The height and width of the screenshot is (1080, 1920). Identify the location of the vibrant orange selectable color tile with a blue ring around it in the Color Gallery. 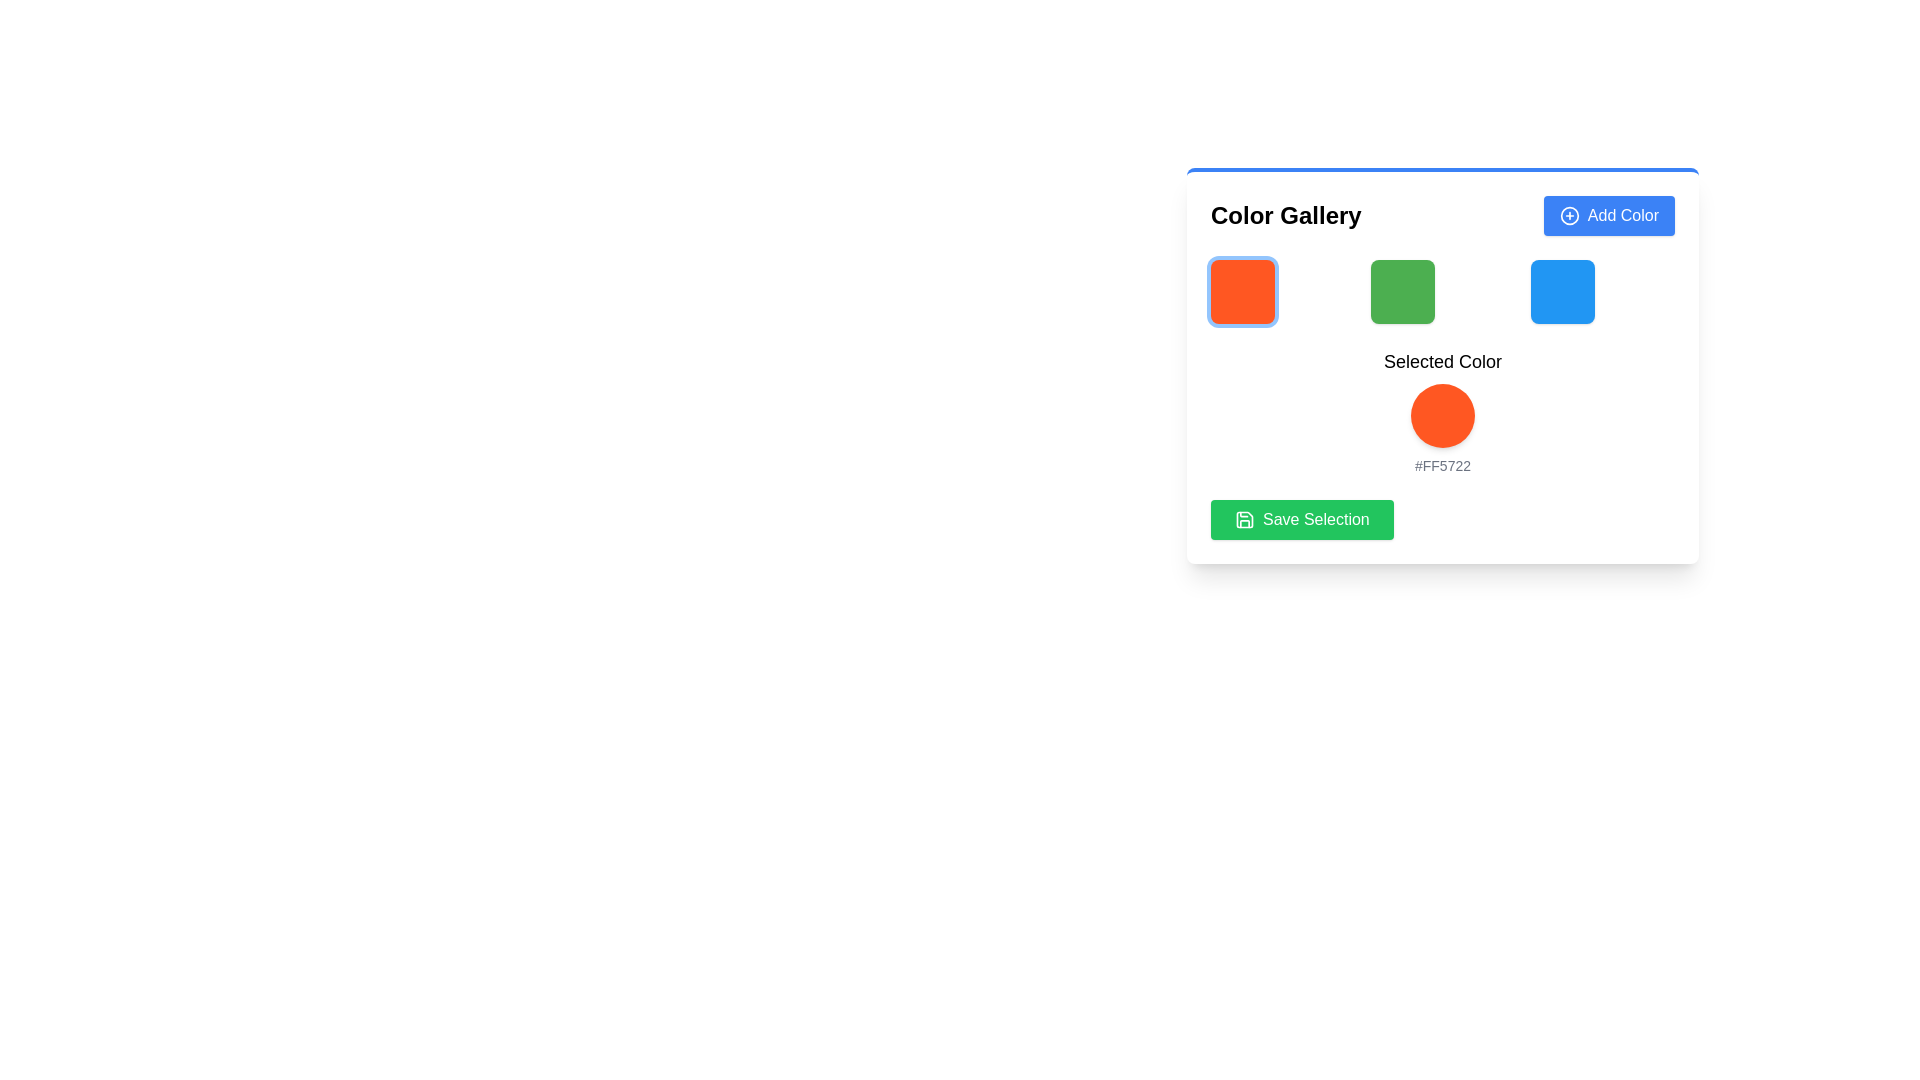
(1242, 292).